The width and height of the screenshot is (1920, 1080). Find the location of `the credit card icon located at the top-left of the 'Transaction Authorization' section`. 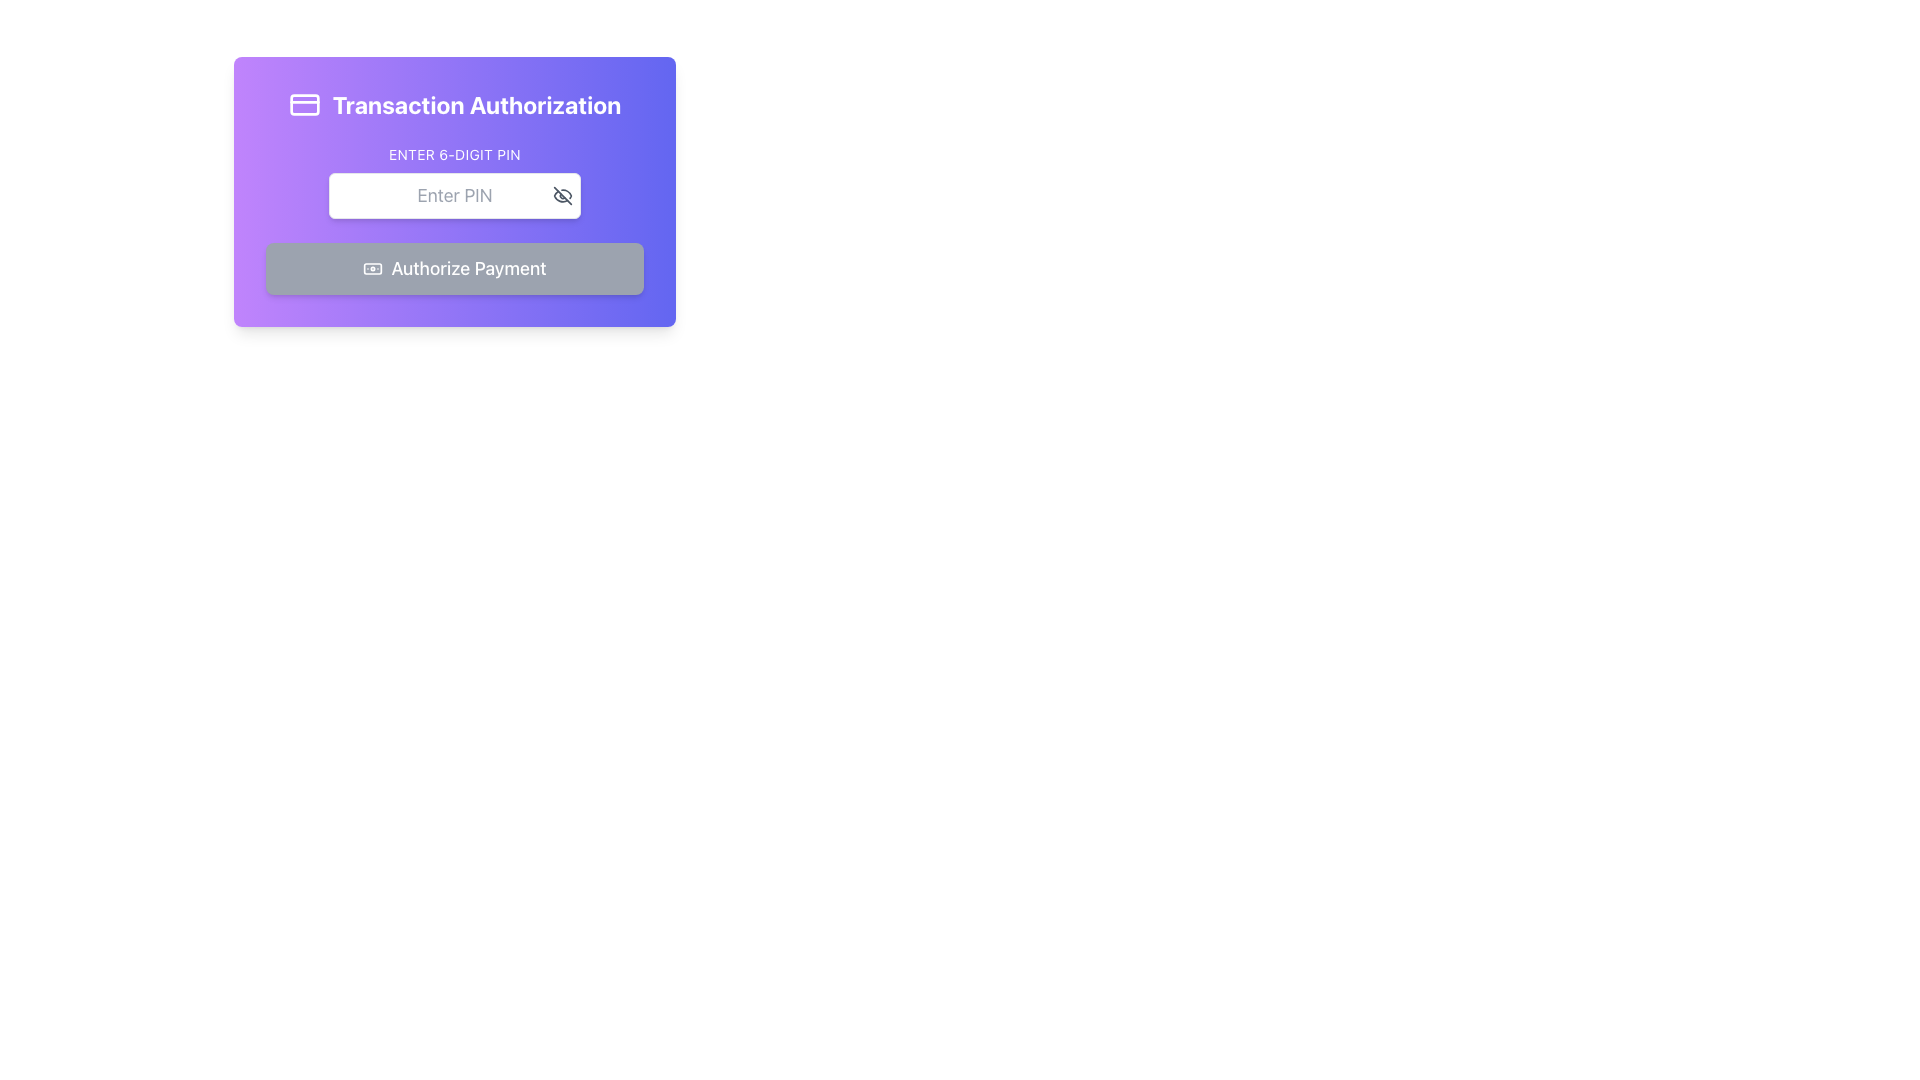

the credit card icon located at the top-left of the 'Transaction Authorization' section is located at coordinates (303, 104).